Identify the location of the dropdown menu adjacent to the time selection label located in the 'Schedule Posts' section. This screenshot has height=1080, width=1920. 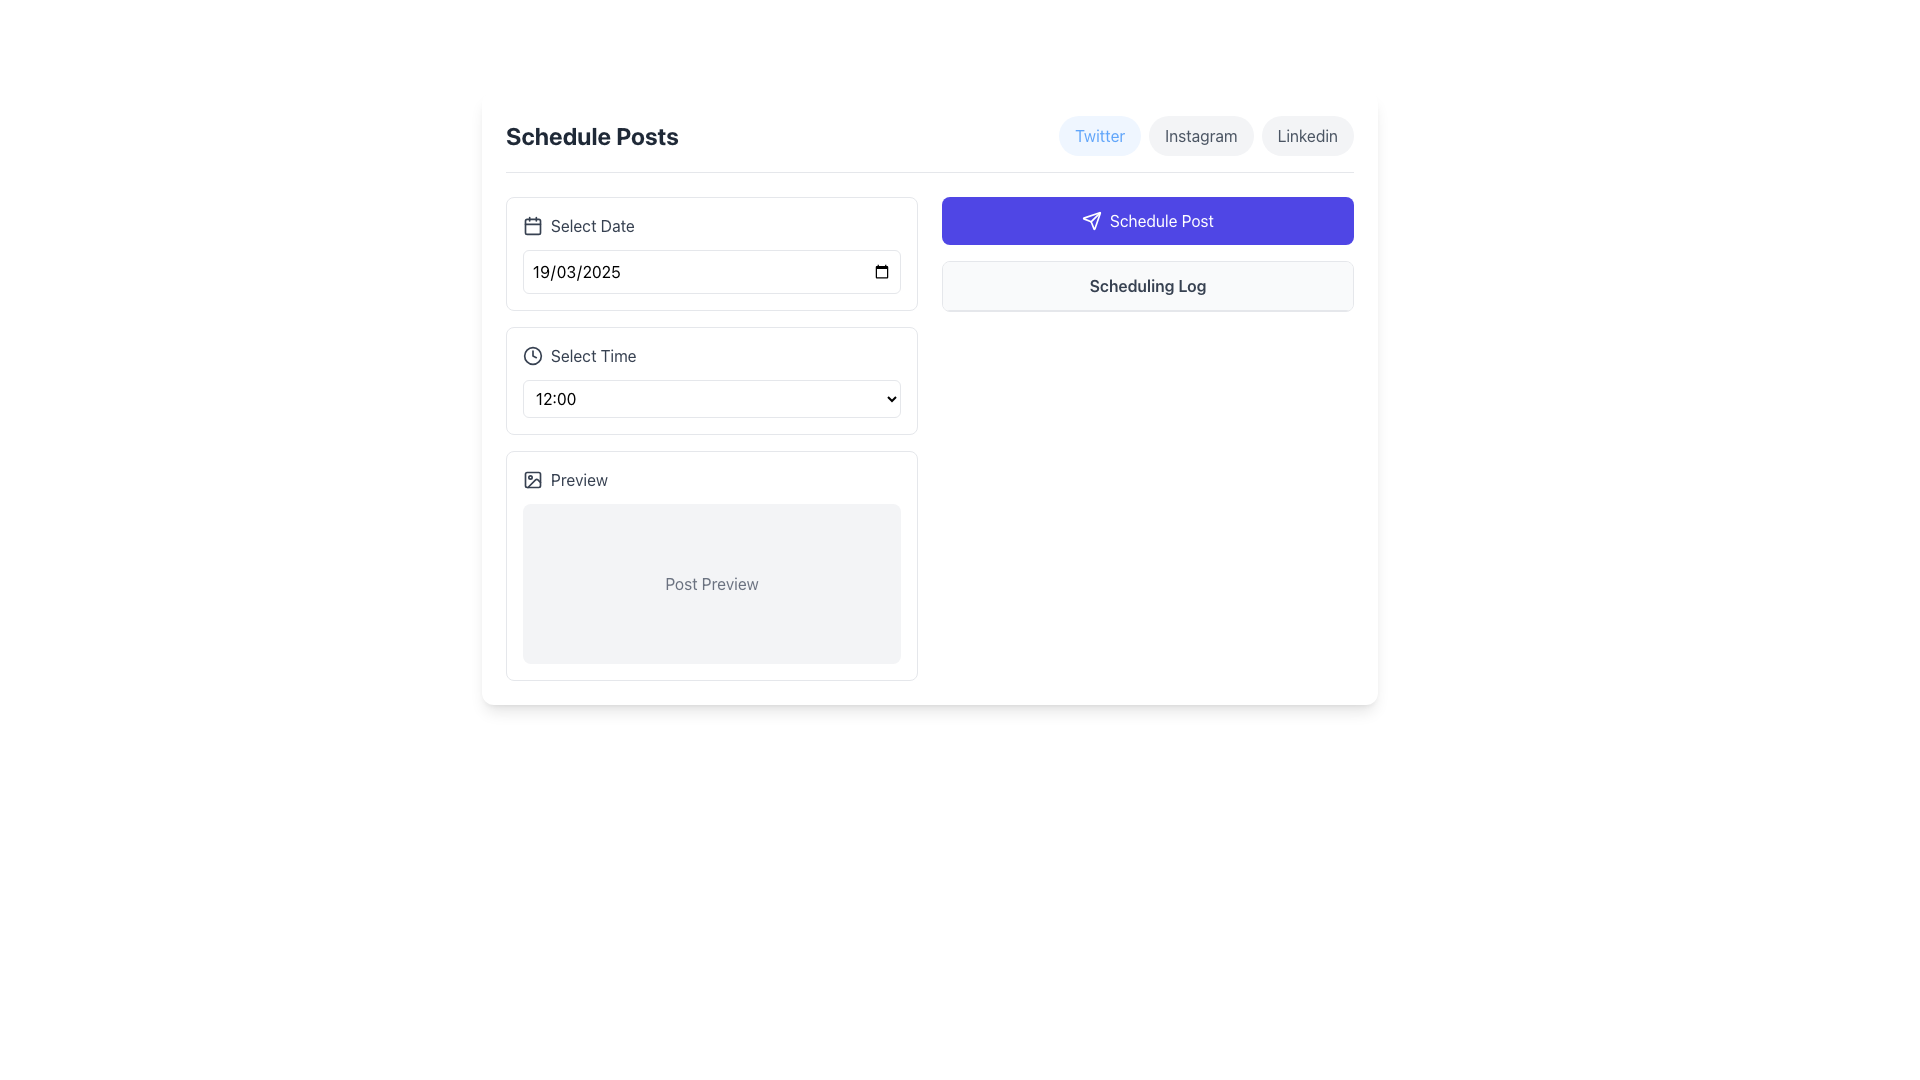
(711, 354).